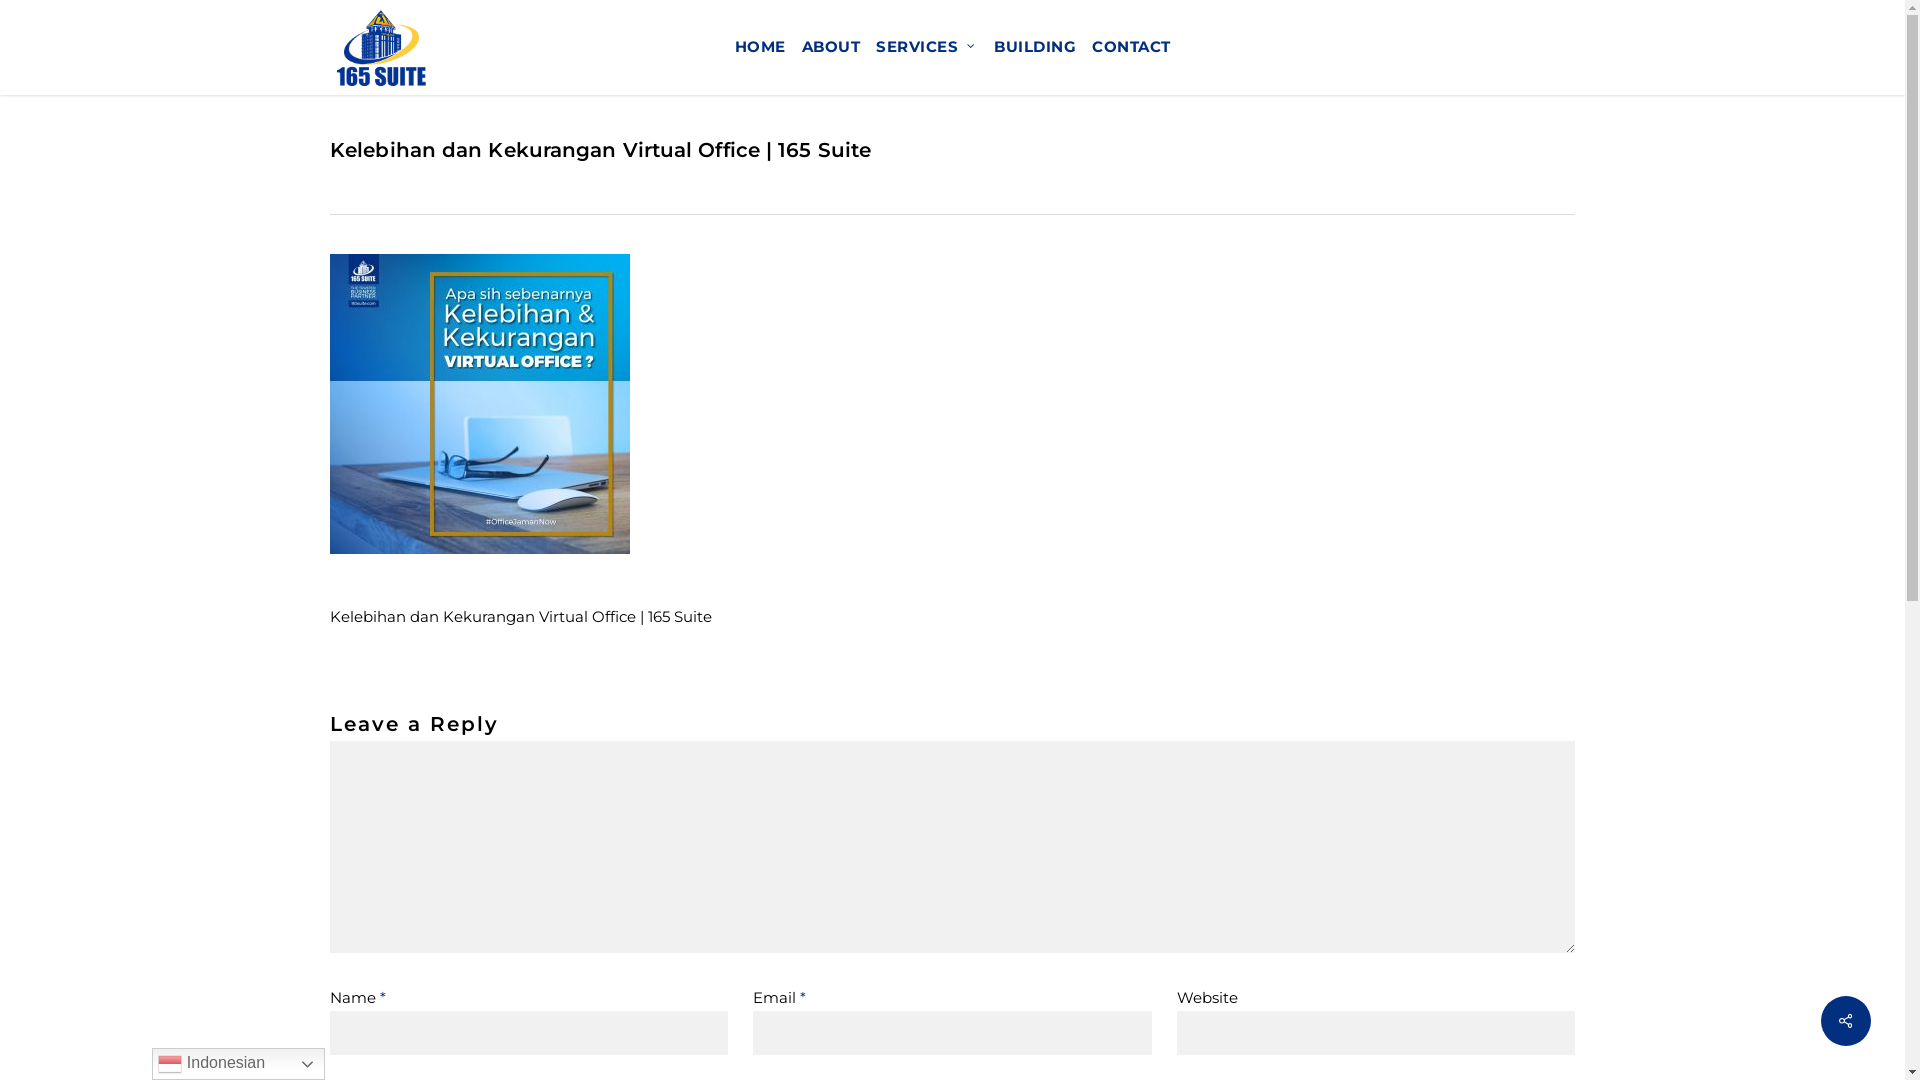  What do you see at coordinates (868, 46) in the screenshot?
I see `'SERVICES'` at bounding box center [868, 46].